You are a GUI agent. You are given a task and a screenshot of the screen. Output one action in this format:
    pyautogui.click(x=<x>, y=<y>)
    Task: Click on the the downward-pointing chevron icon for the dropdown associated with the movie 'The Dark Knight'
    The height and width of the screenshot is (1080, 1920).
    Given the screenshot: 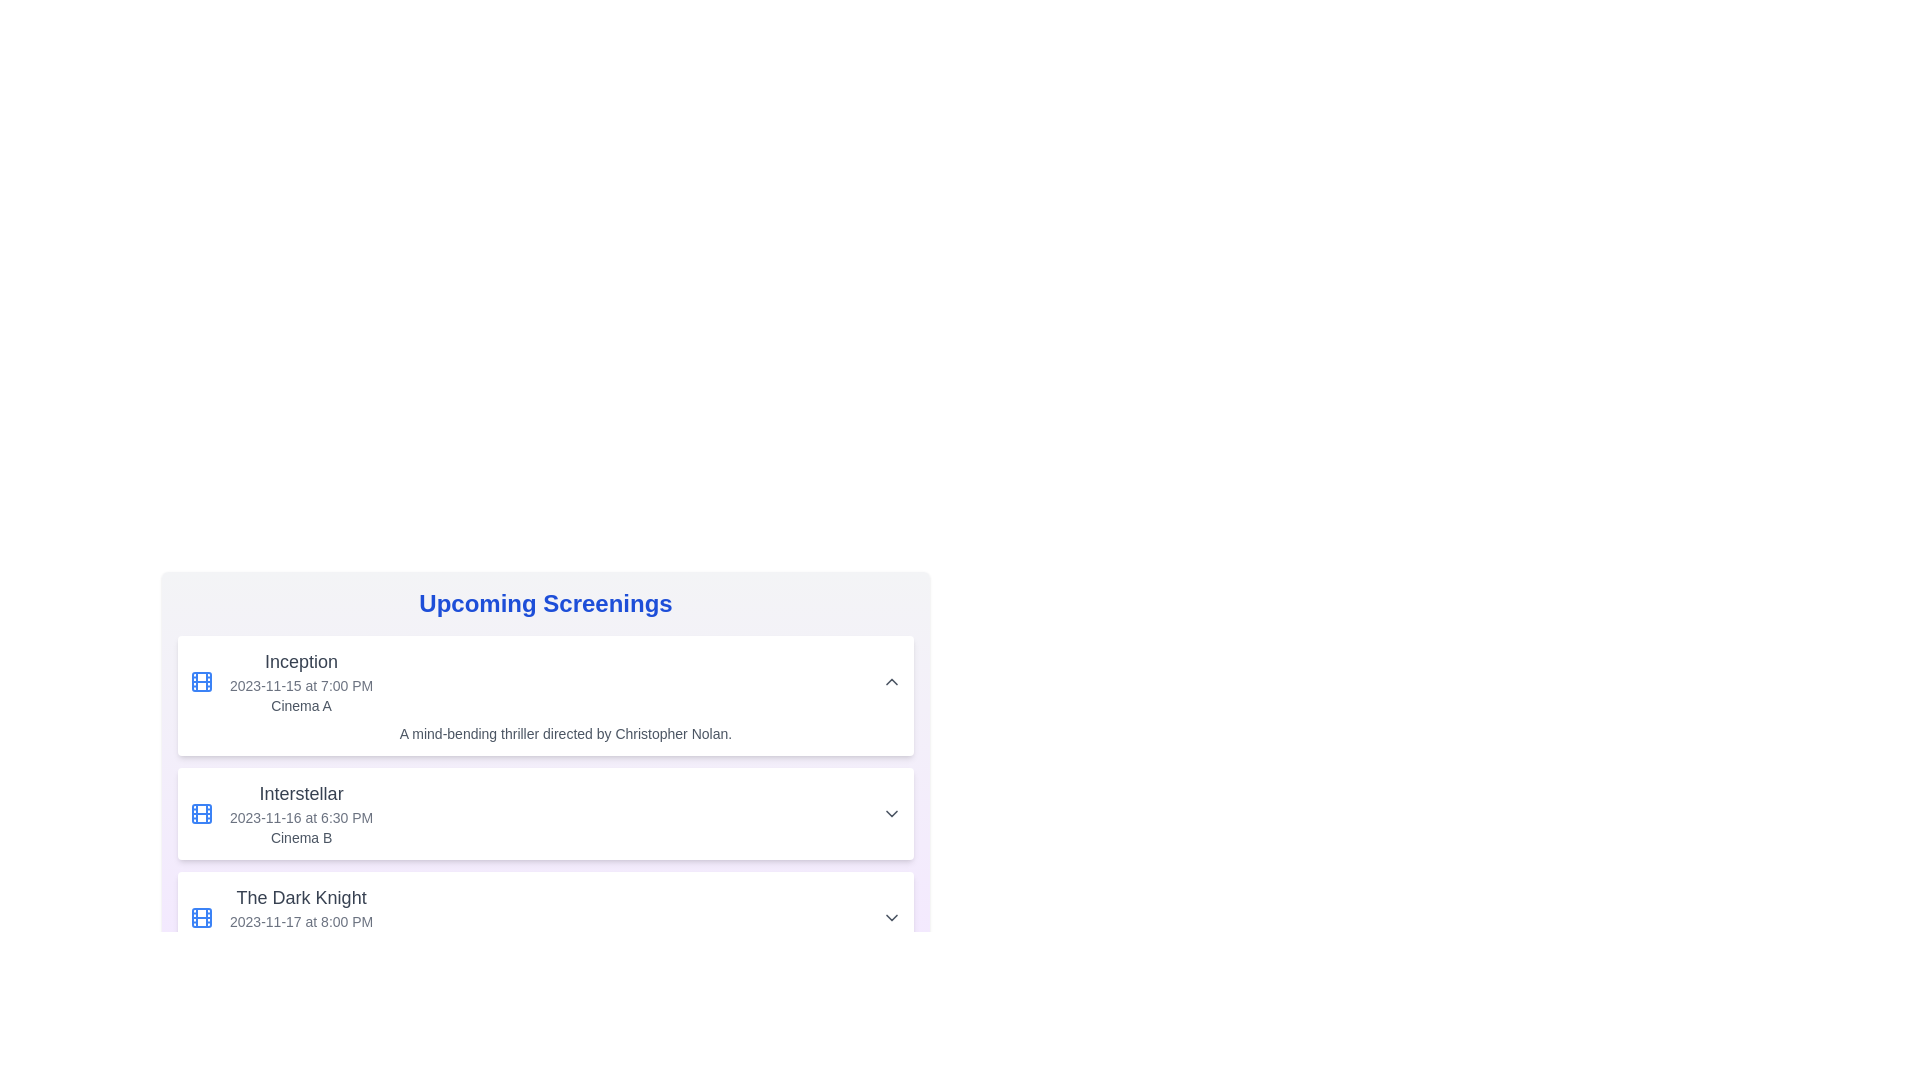 What is the action you would take?
    pyautogui.click(x=891, y=918)
    